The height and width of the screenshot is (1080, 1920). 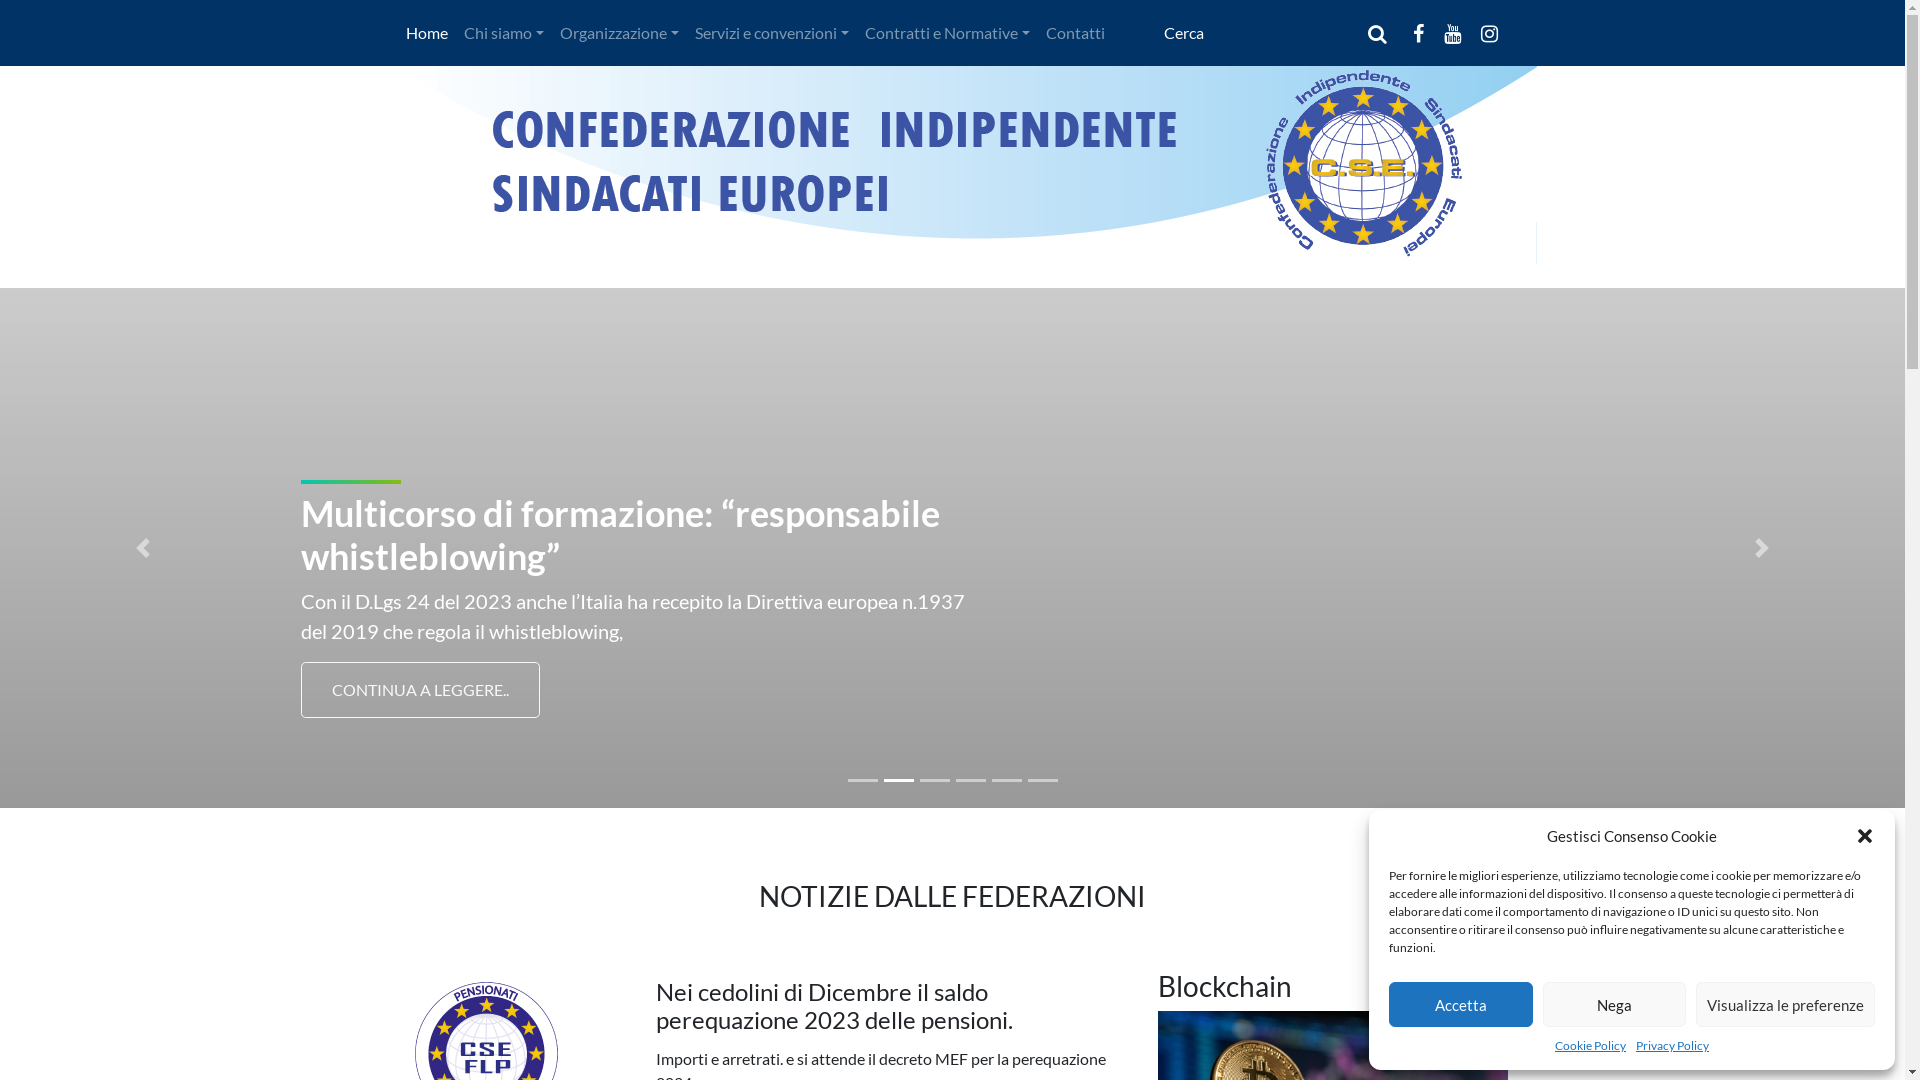 What do you see at coordinates (1672, 1044) in the screenshot?
I see `'Privacy Policy'` at bounding box center [1672, 1044].